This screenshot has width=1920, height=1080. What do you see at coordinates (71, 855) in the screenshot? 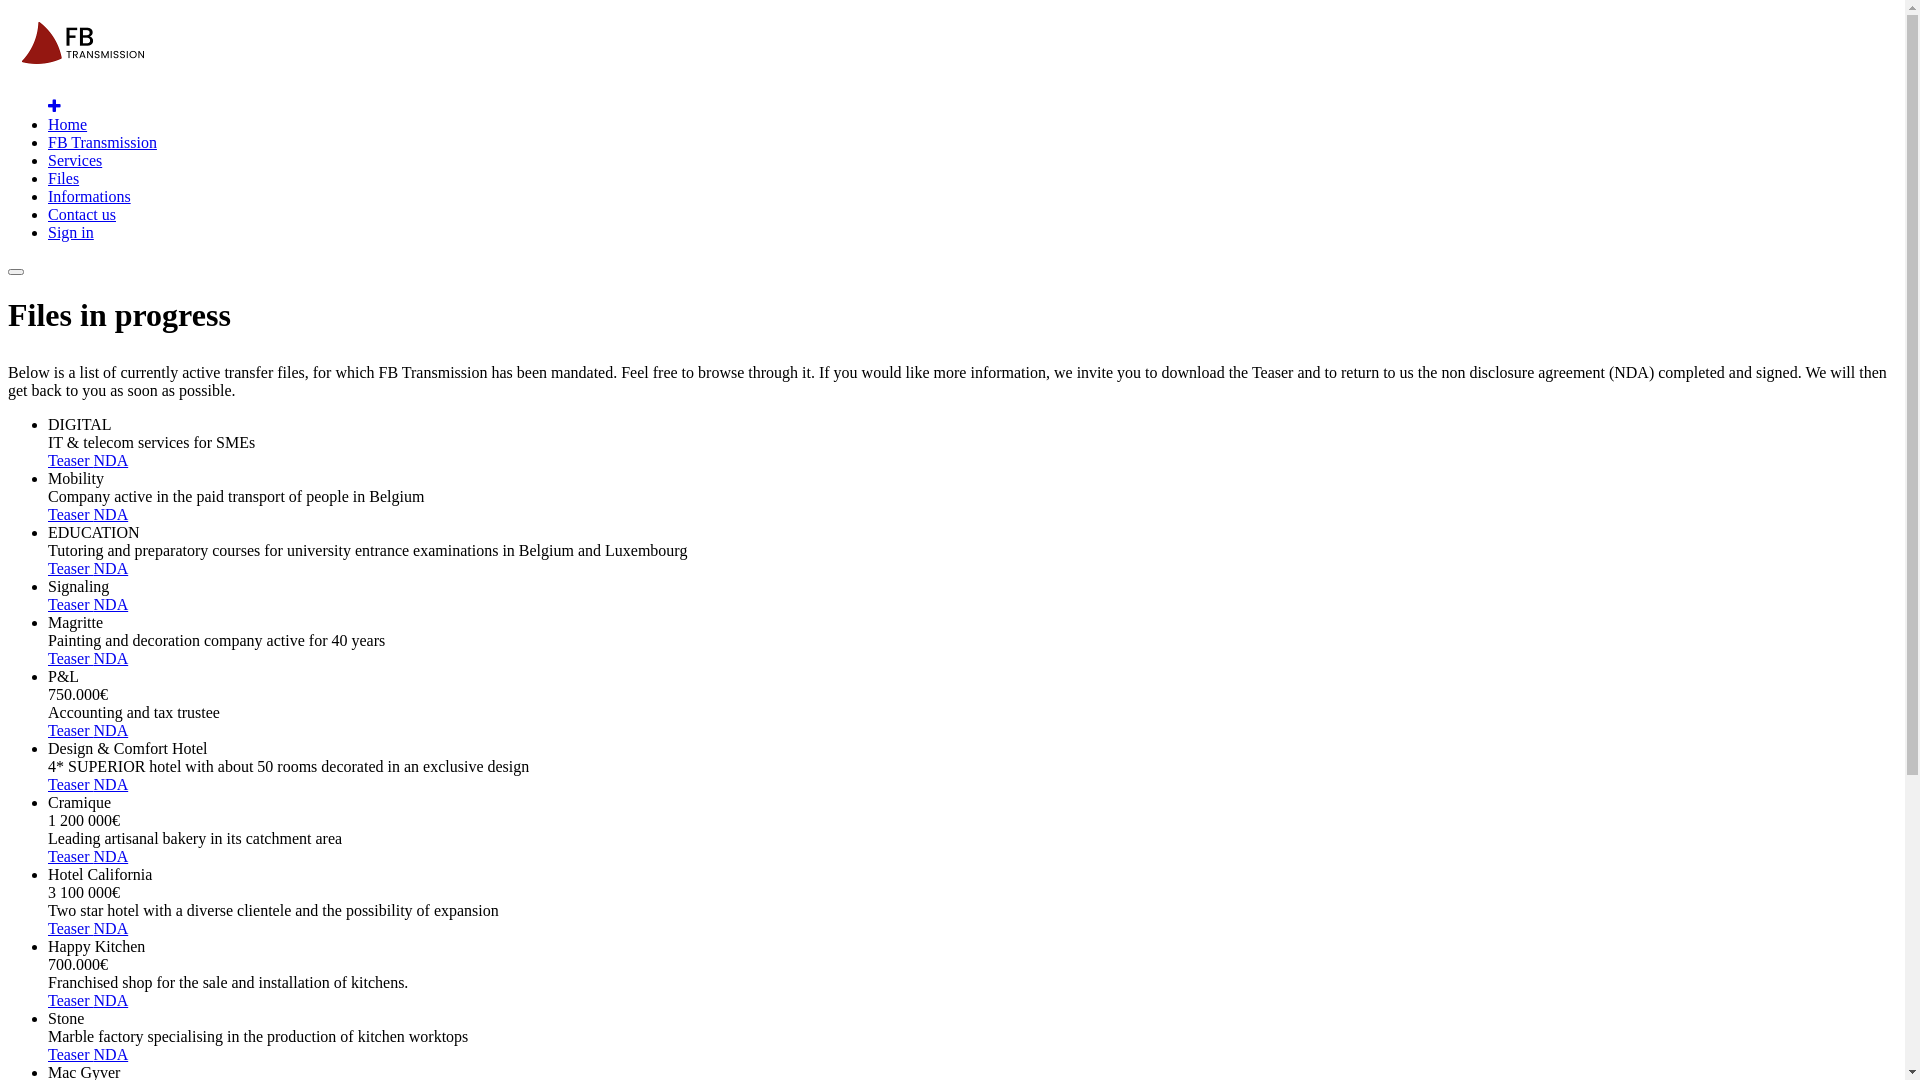
I see `'Teaser'` at bounding box center [71, 855].